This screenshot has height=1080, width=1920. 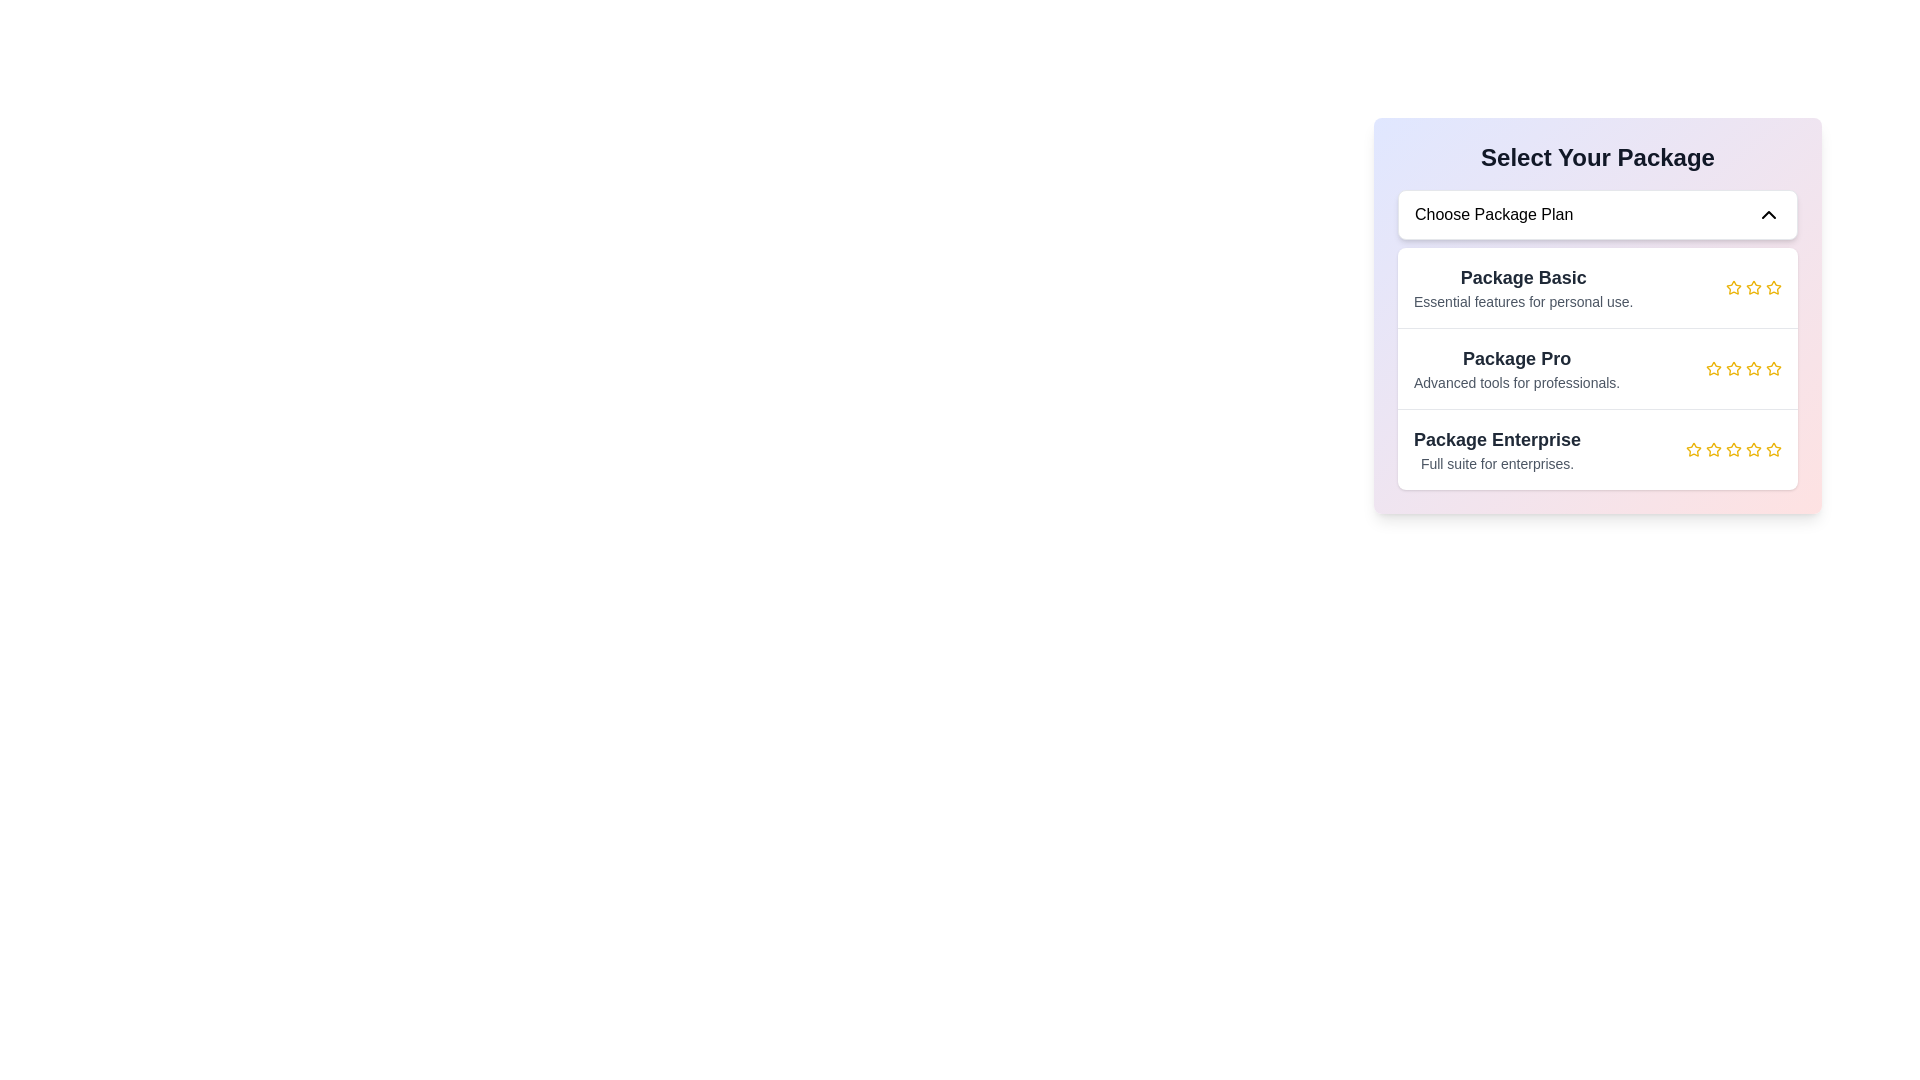 I want to click on the third yellow star icon in the rating group for 'Package Pro', located in the second row of the 'Select Your Package' panel, so click(x=1732, y=368).